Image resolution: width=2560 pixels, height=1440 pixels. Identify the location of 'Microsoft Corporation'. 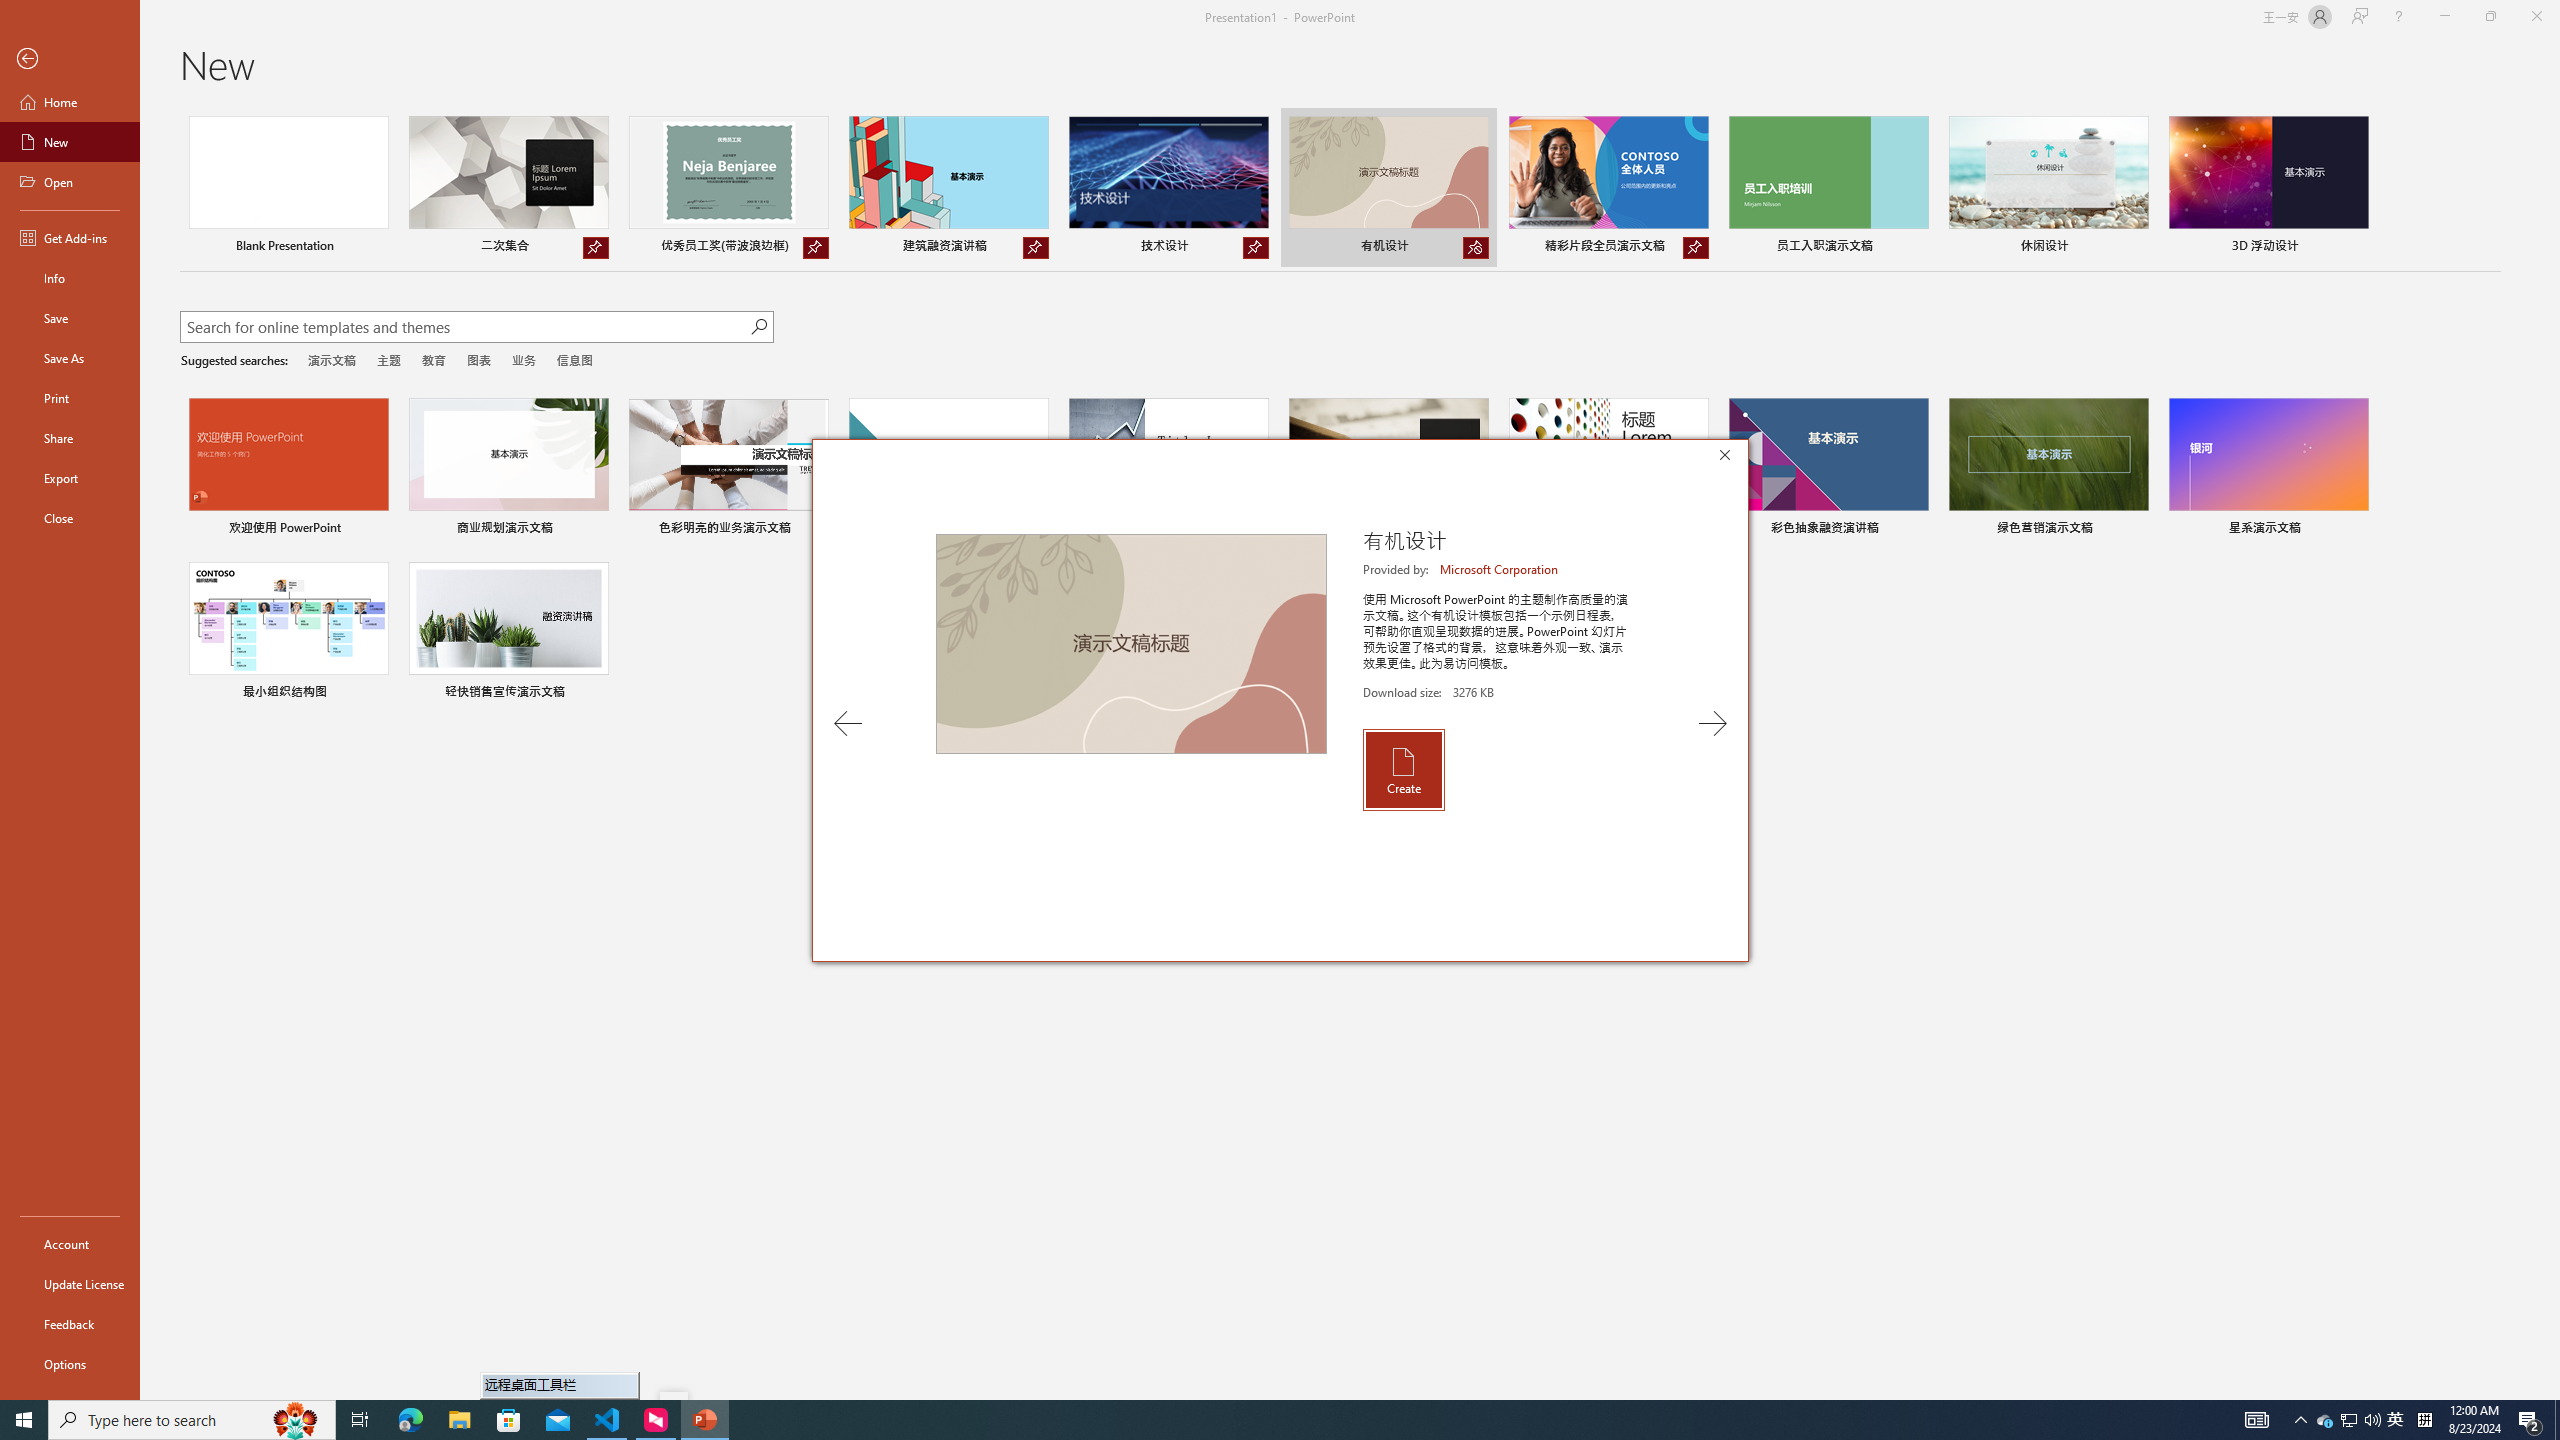
(1500, 568).